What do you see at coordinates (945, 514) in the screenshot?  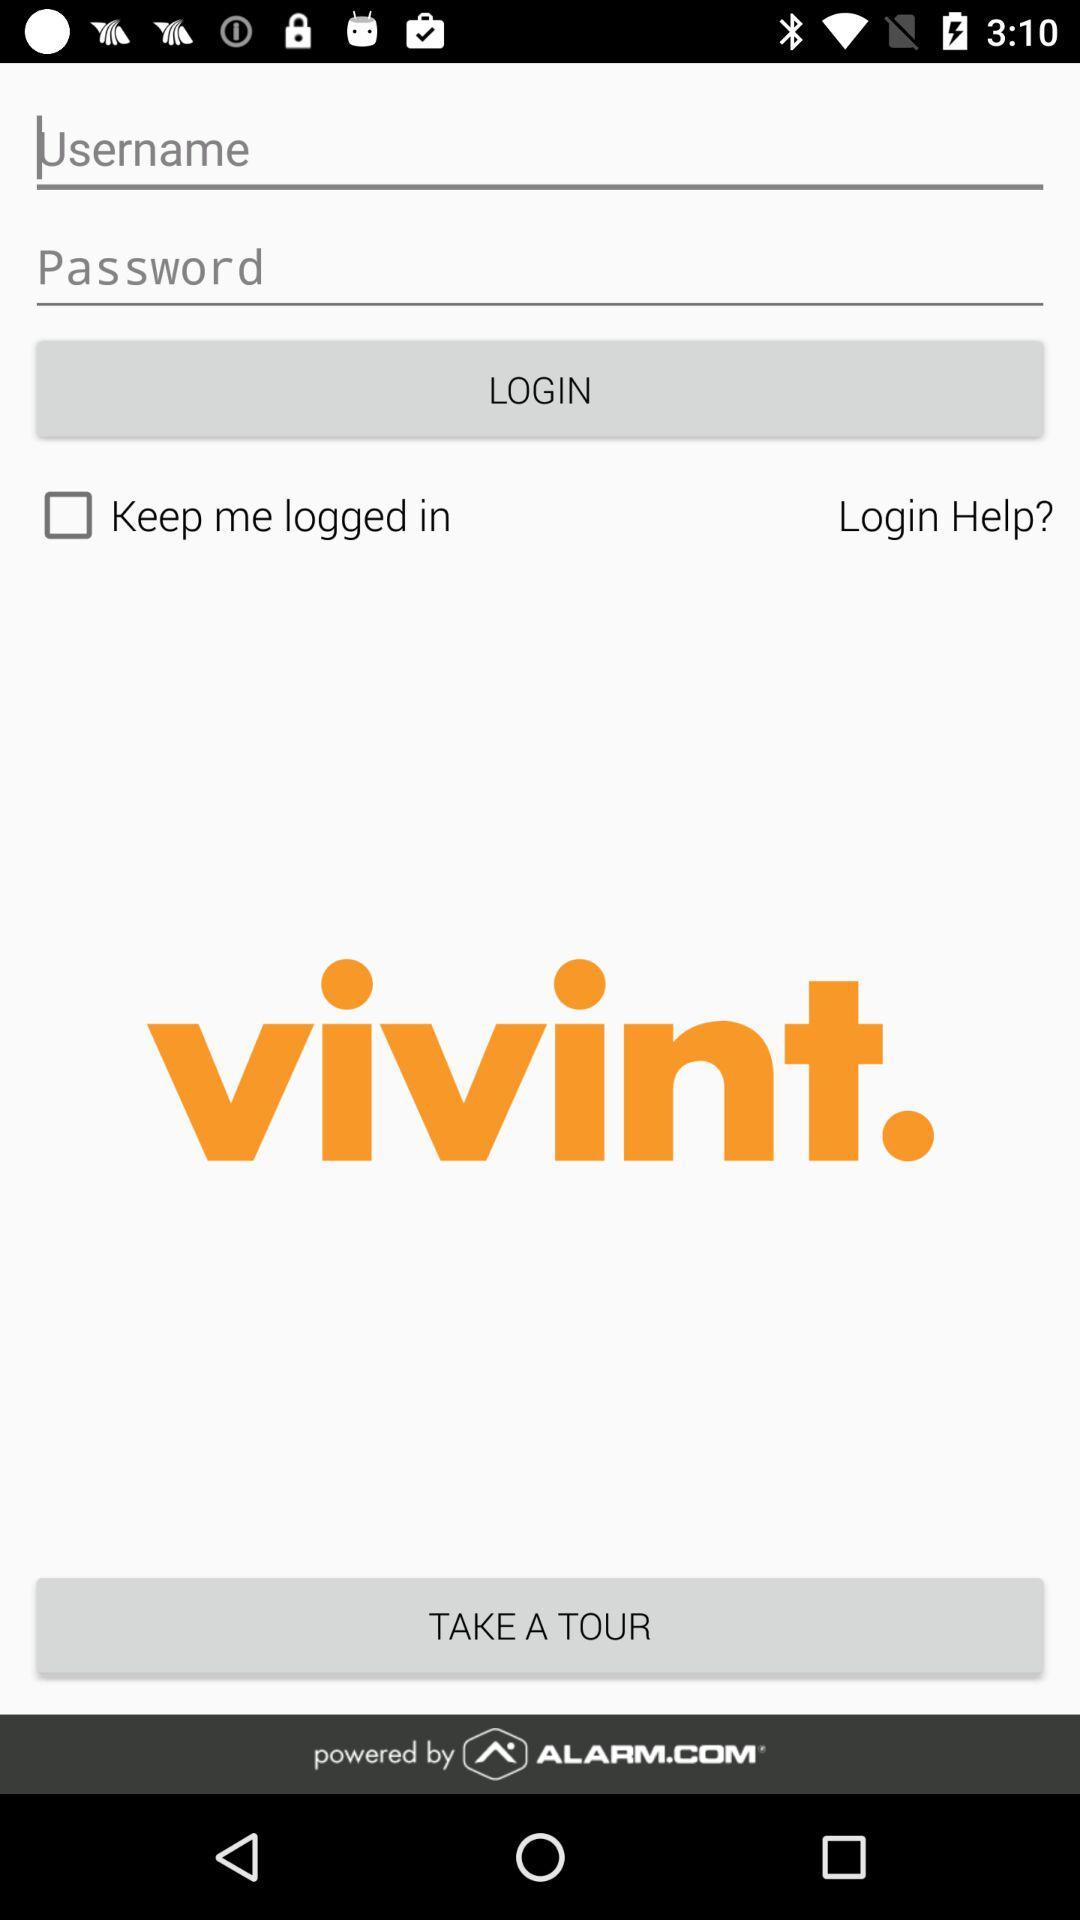 I see `icon next to keep me logged icon` at bounding box center [945, 514].